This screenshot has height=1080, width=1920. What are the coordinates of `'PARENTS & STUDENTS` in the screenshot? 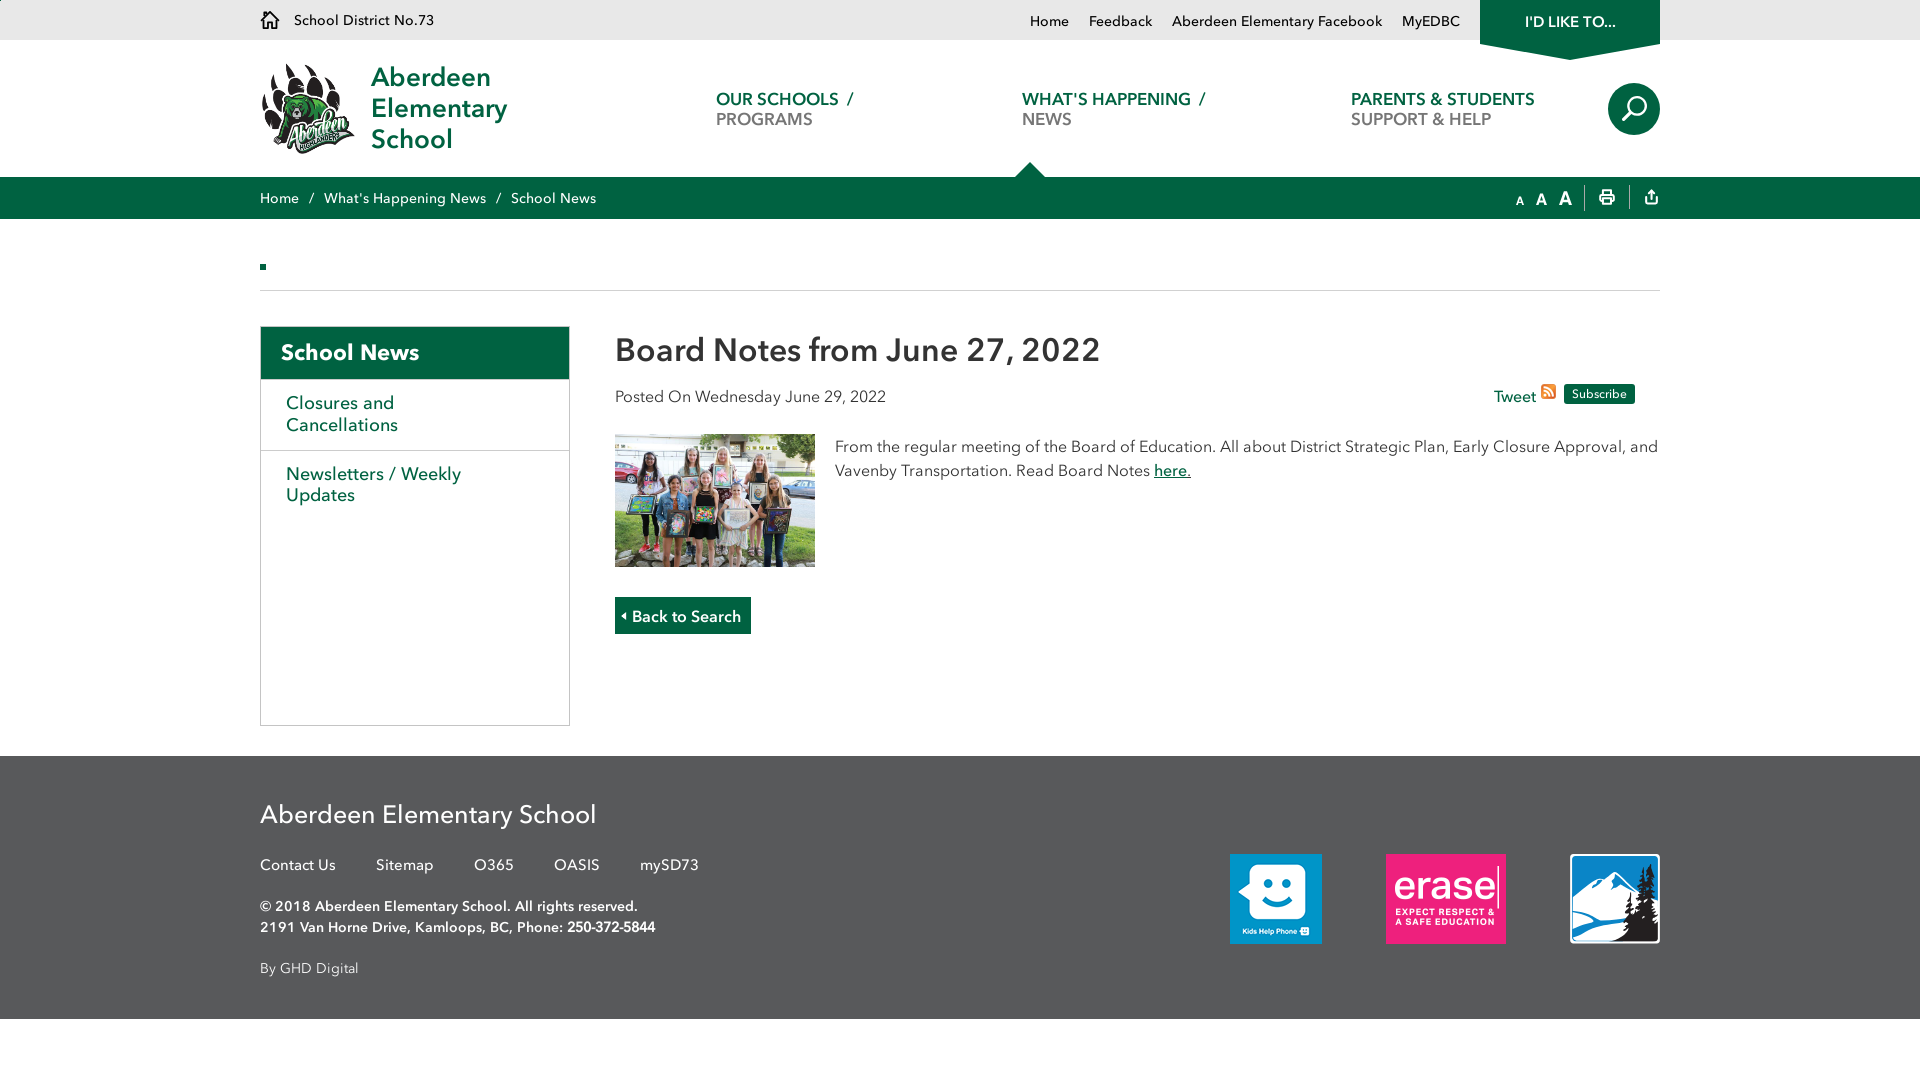 It's located at (1443, 108).